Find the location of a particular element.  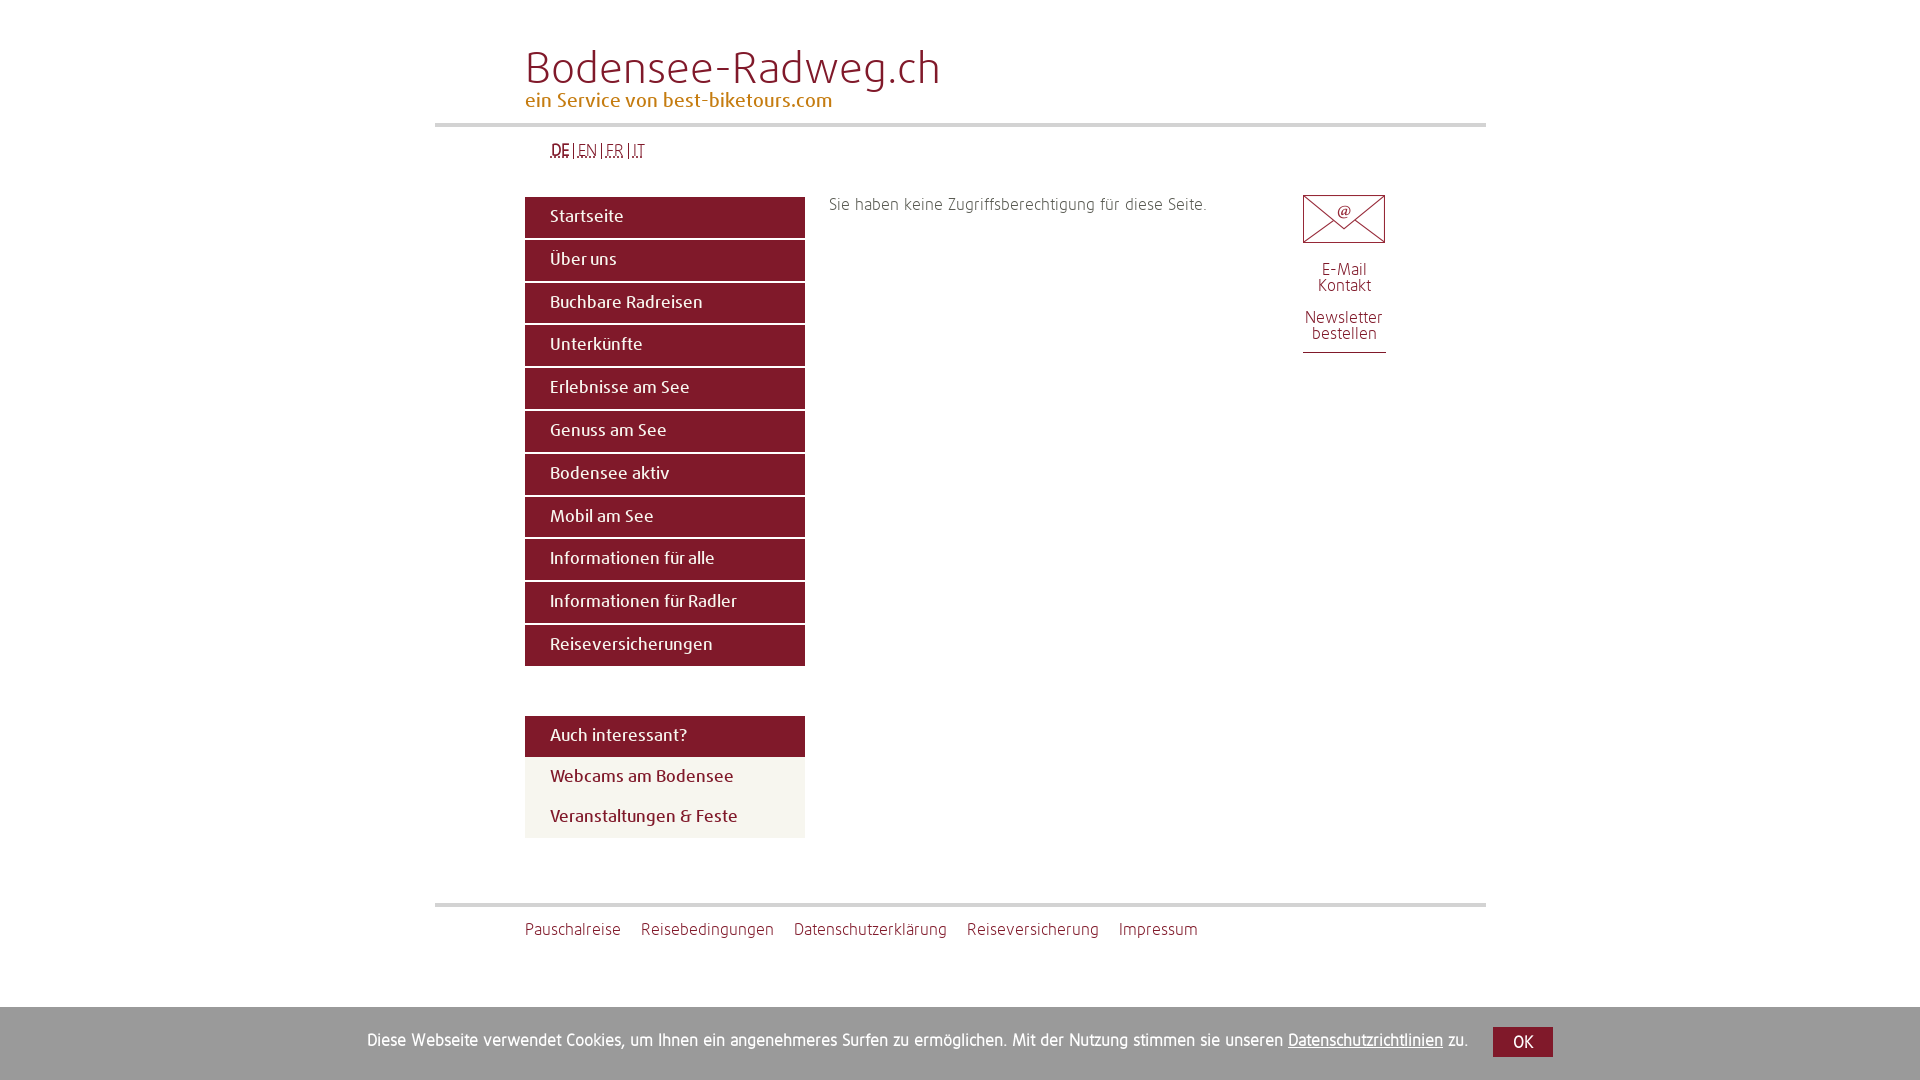

'E-Mail Kontakt' is located at coordinates (1318, 277).